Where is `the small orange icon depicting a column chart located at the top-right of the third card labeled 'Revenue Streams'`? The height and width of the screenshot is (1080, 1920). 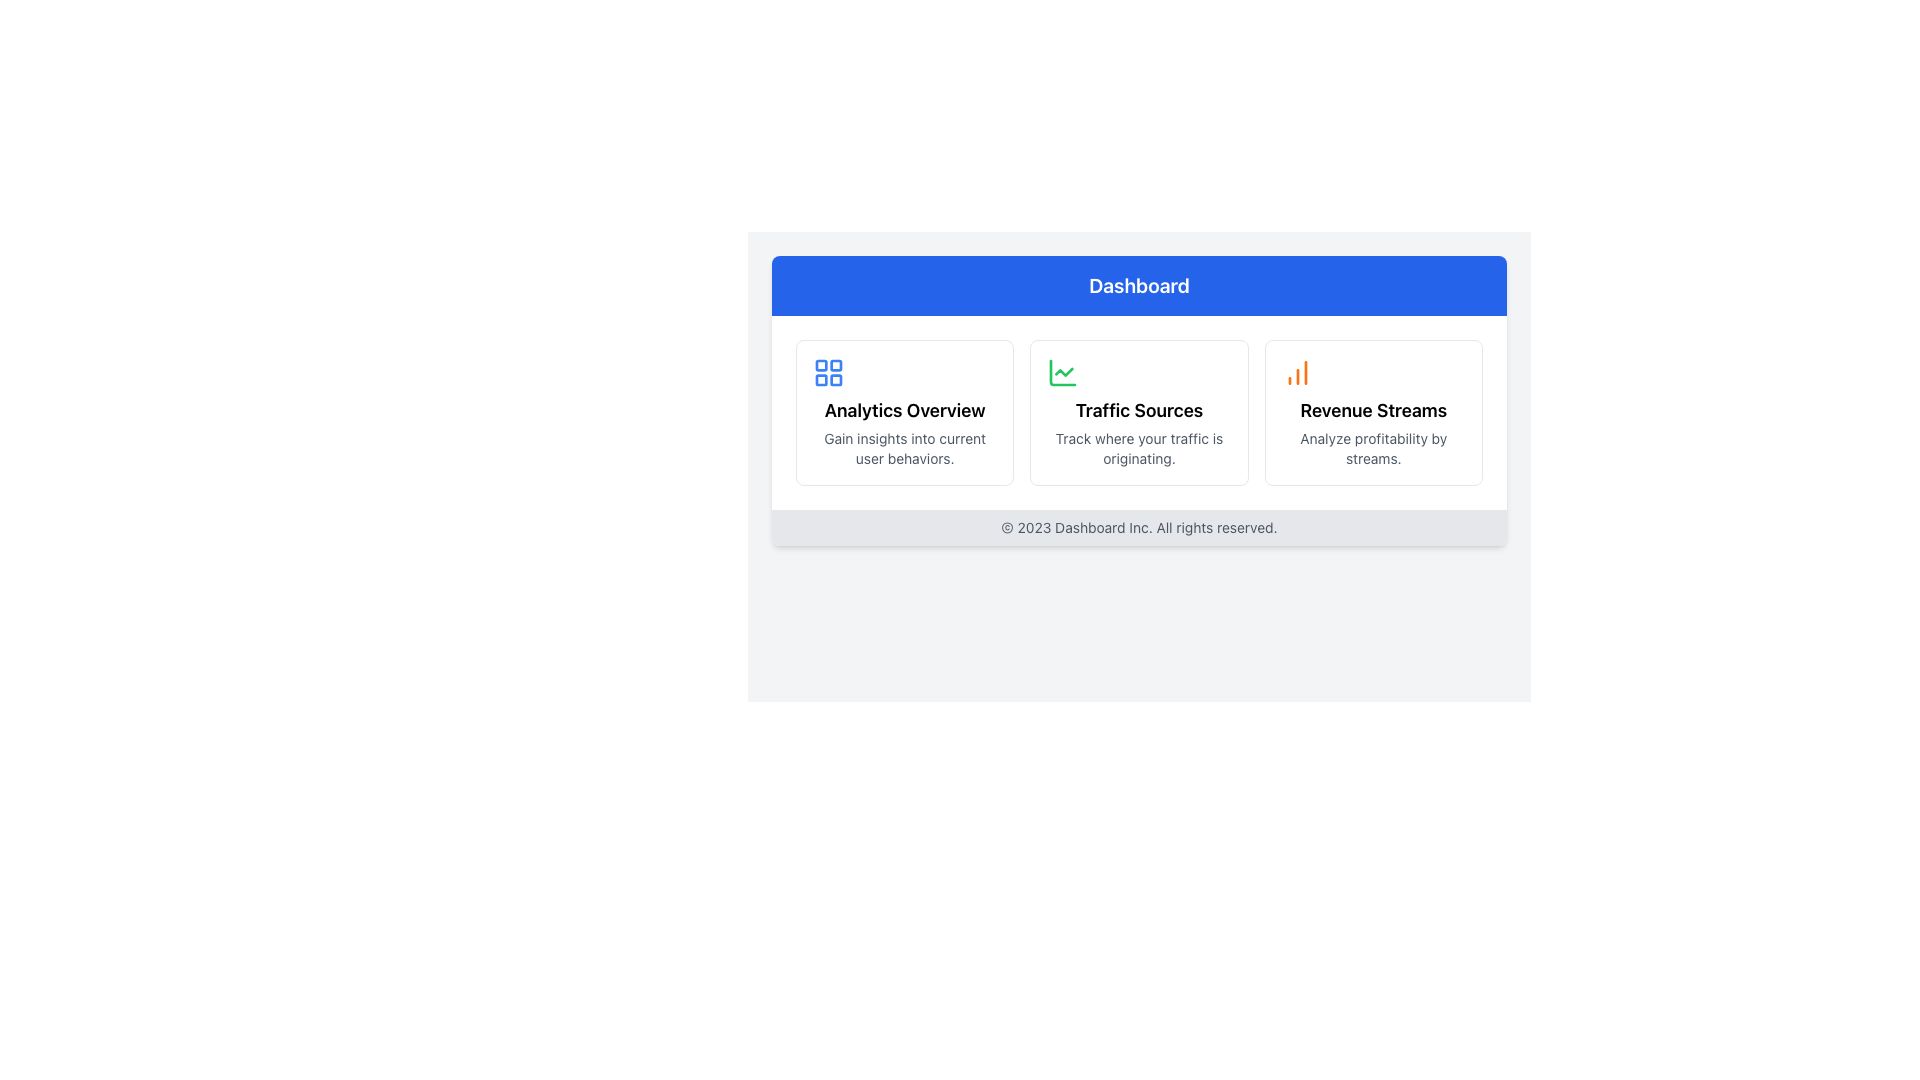 the small orange icon depicting a column chart located at the top-right of the third card labeled 'Revenue Streams' is located at coordinates (1297, 373).